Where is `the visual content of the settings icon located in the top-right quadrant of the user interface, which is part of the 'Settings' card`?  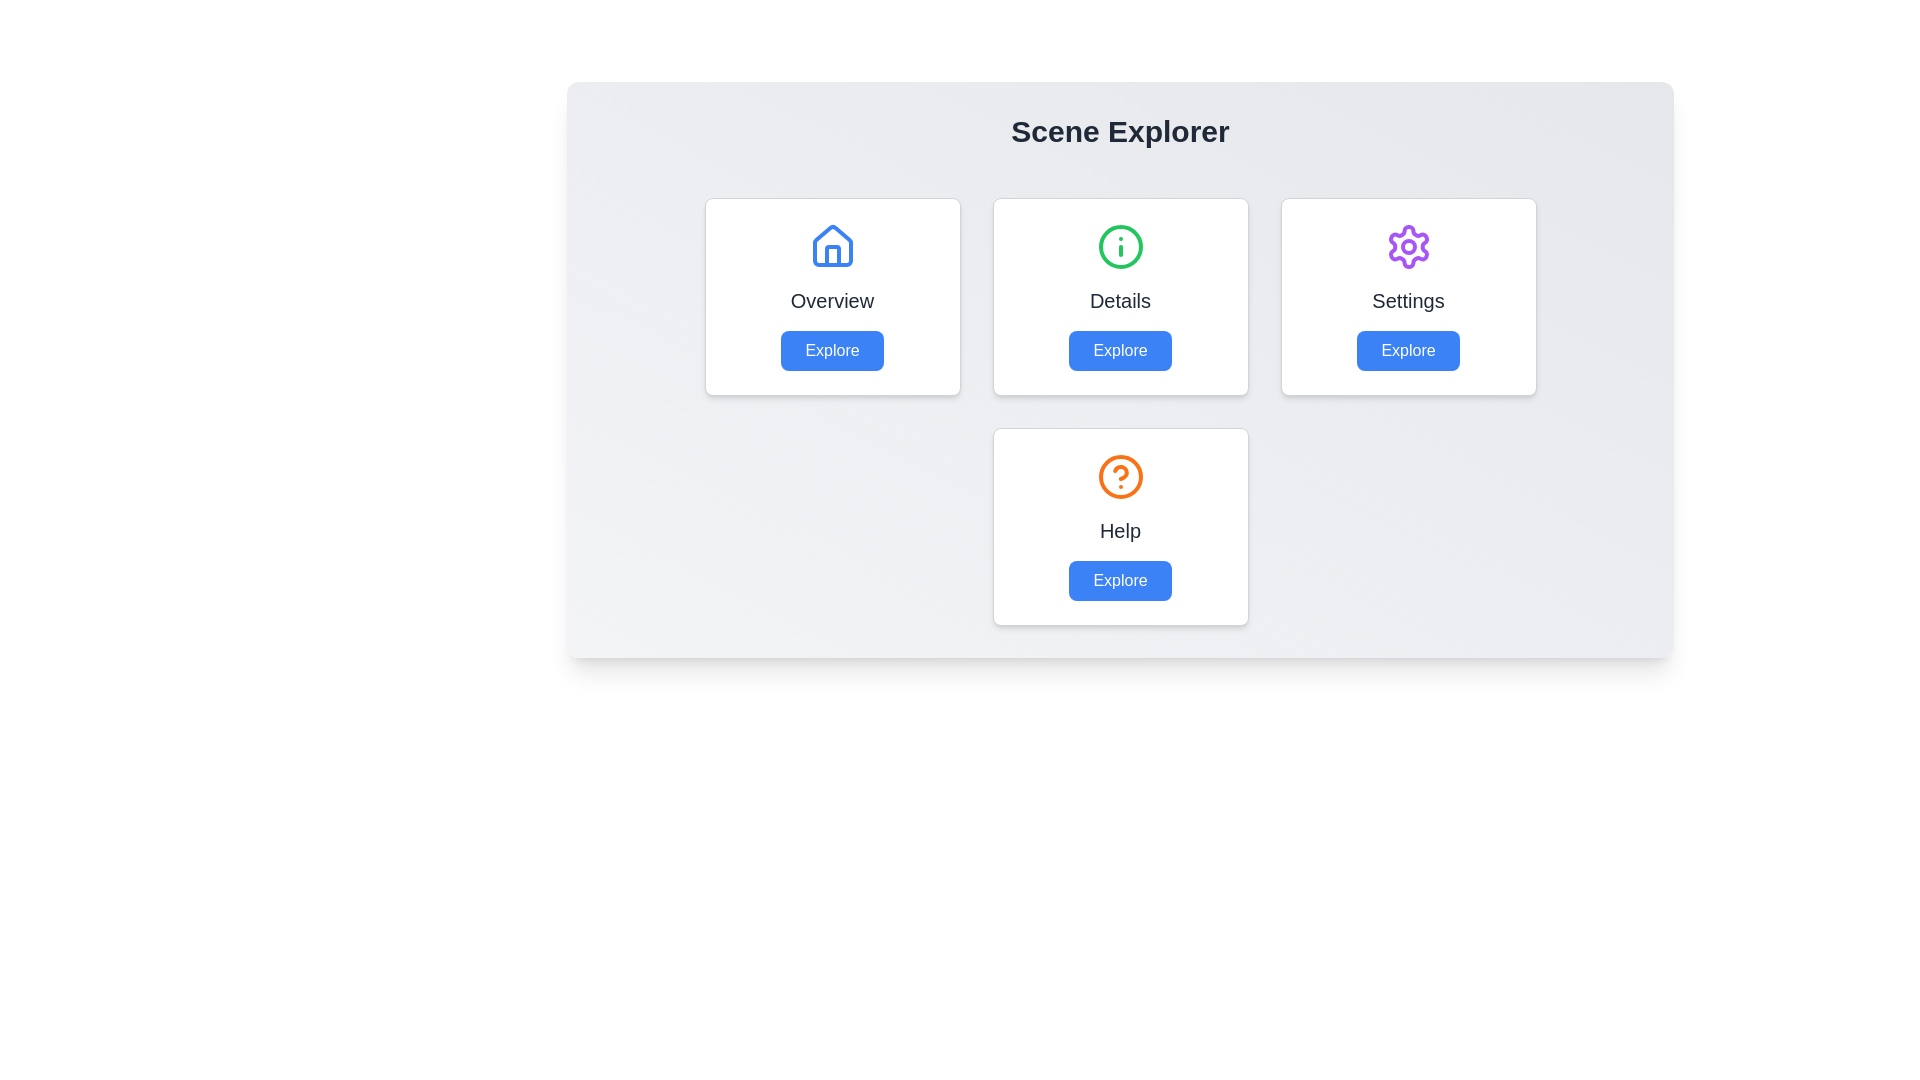
the visual content of the settings icon located in the top-right quadrant of the user interface, which is part of the 'Settings' card is located at coordinates (1407, 245).